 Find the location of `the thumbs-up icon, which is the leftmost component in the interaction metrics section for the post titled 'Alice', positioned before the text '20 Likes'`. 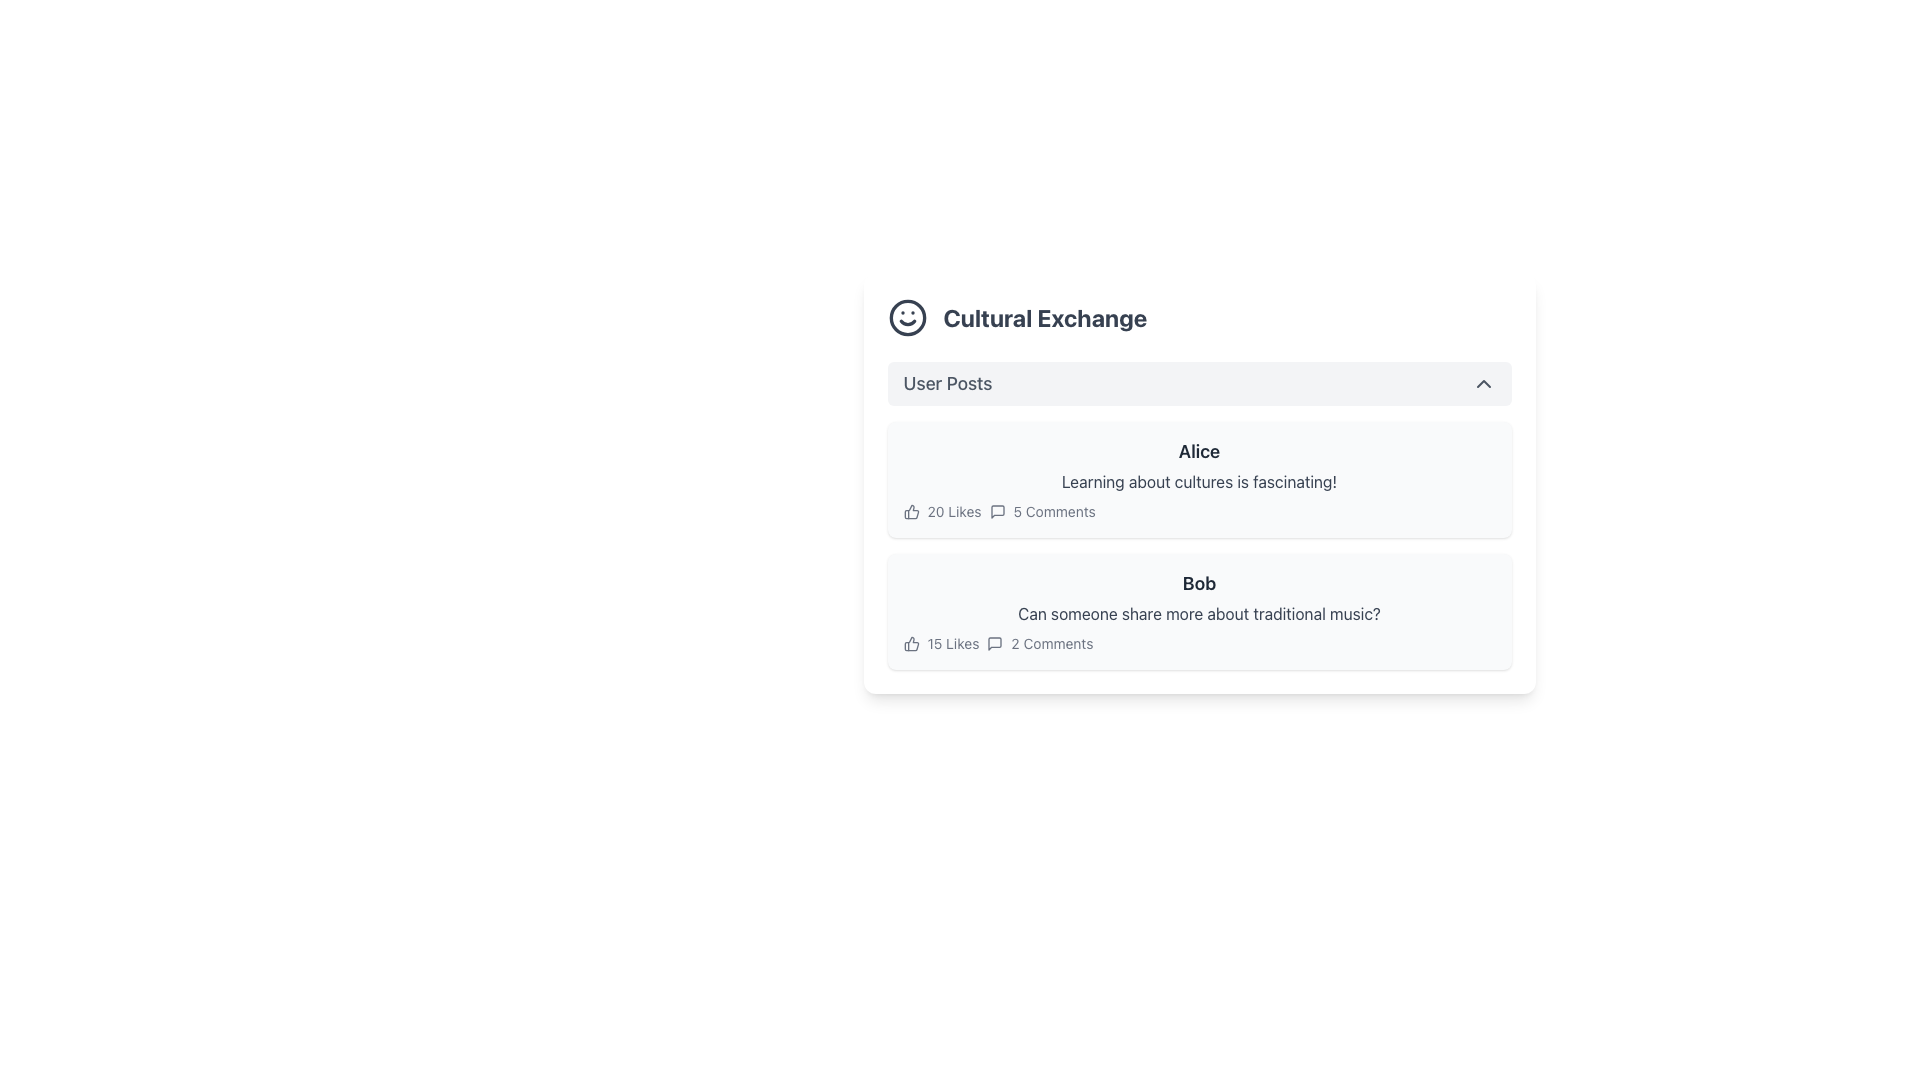

the thumbs-up icon, which is the leftmost component in the interaction metrics section for the post titled 'Alice', positioned before the text '20 Likes' is located at coordinates (910, 511).